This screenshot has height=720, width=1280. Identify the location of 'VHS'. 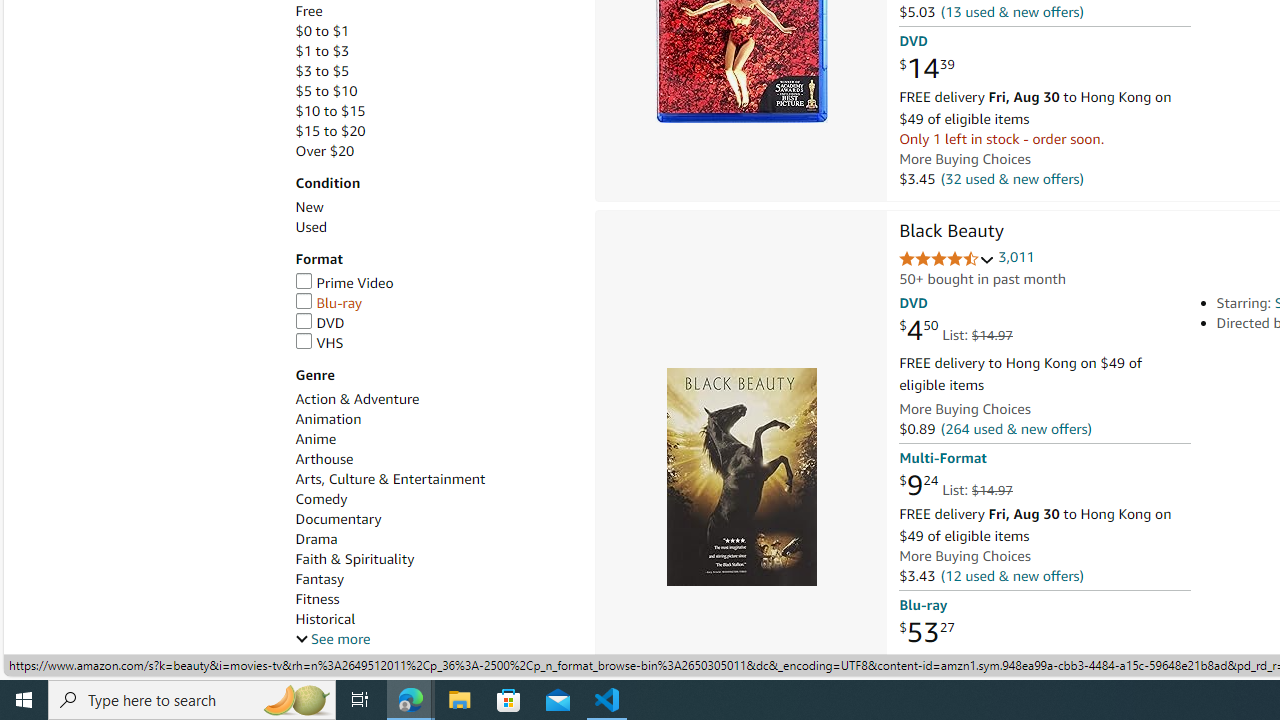
(318, 341).